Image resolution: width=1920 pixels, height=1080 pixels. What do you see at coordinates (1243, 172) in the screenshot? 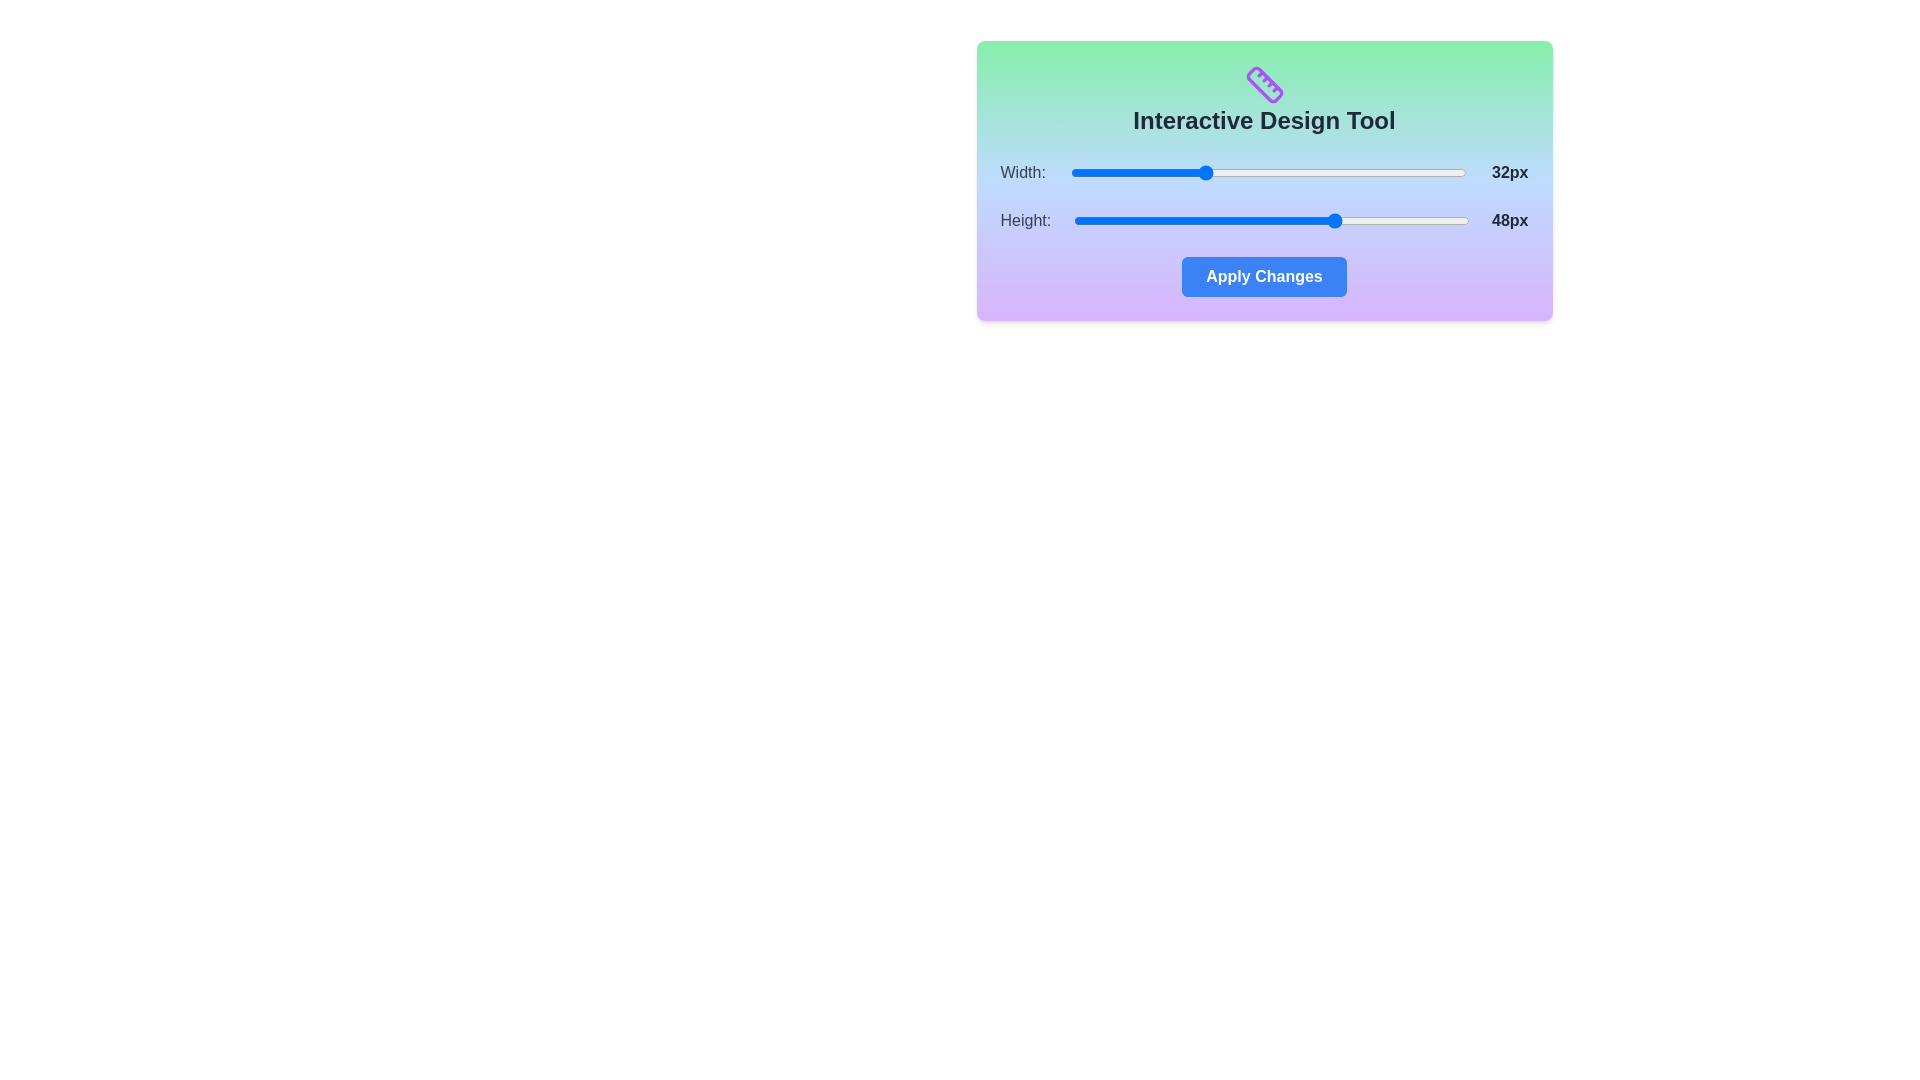
I see `the 'Width' slider to set its value to 37 within the range of 16 to 64` at bounding box center [1243, 172].